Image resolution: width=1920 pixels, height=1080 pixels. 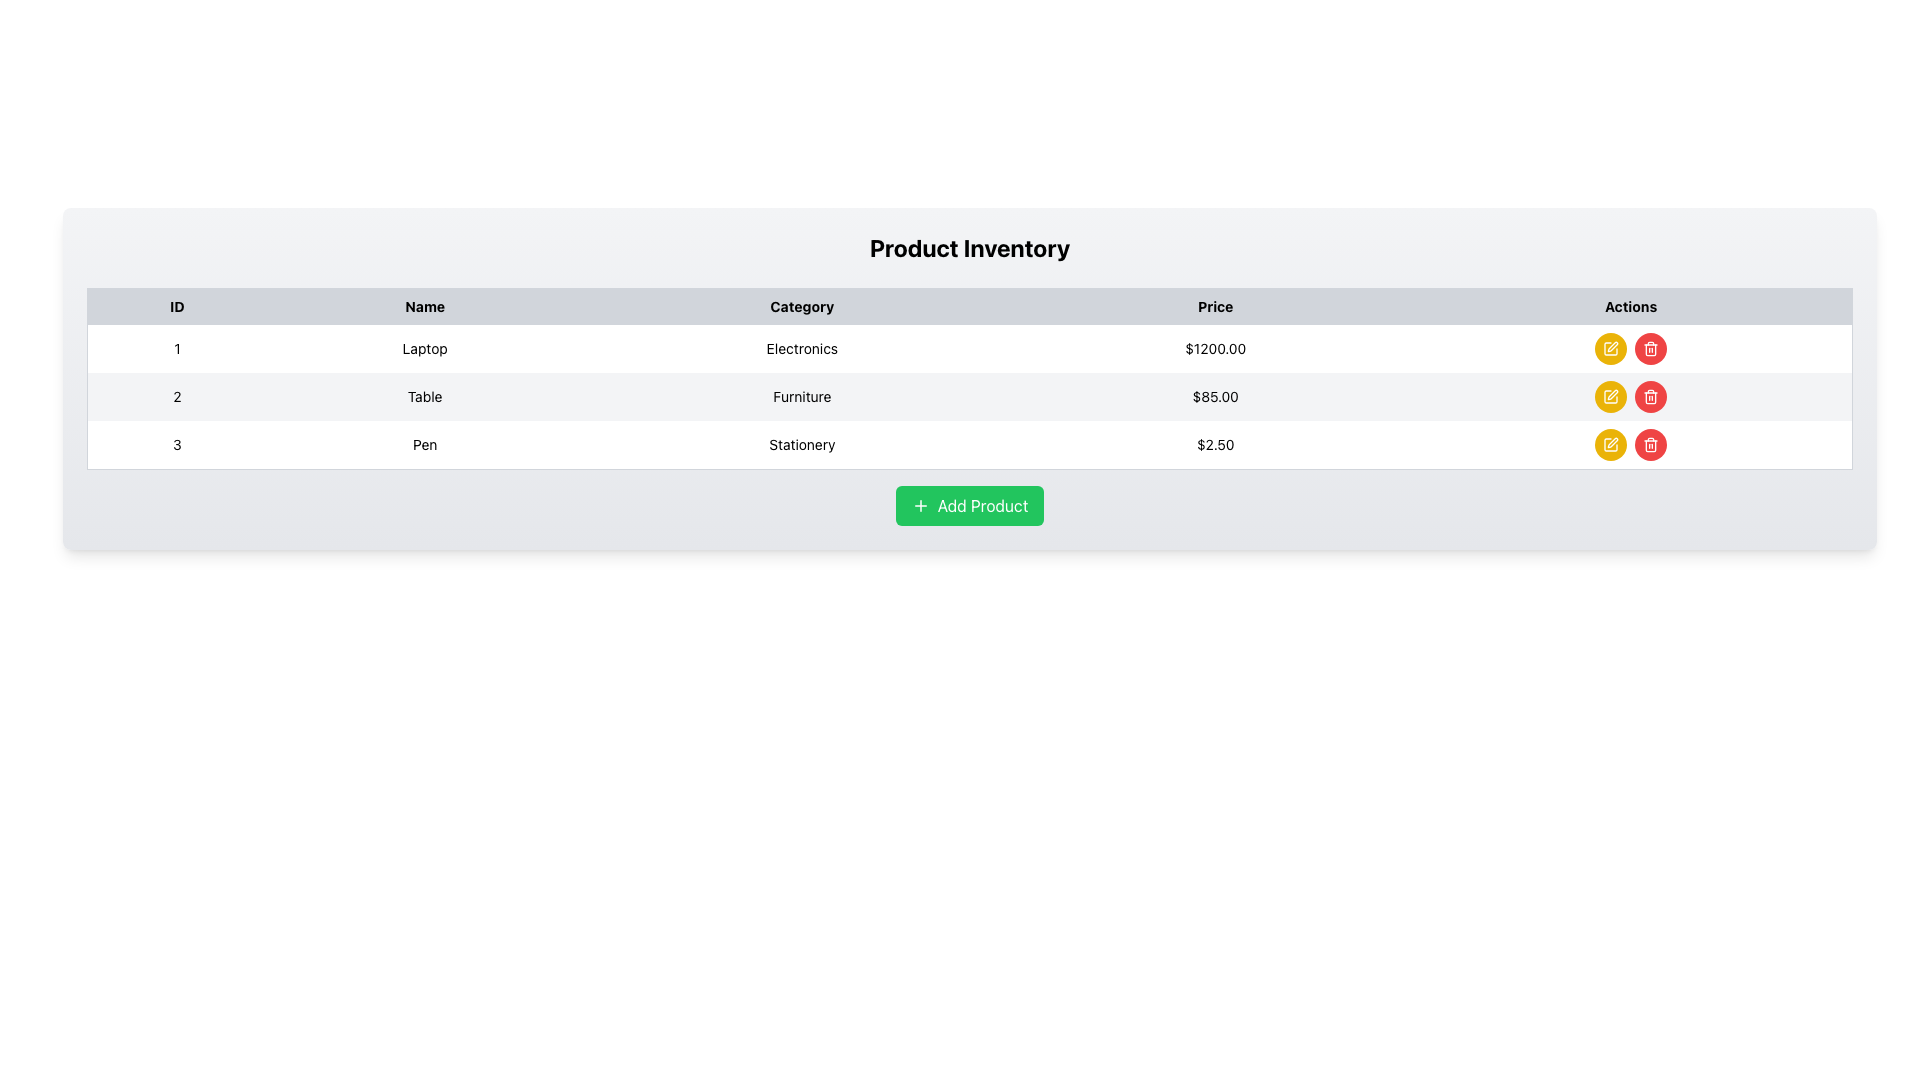 I want to click on the trash can icon button with a bold red circular background located in the 'Actions' column of the data table to initiate deletion of an item, so click(x=1651, y=347).